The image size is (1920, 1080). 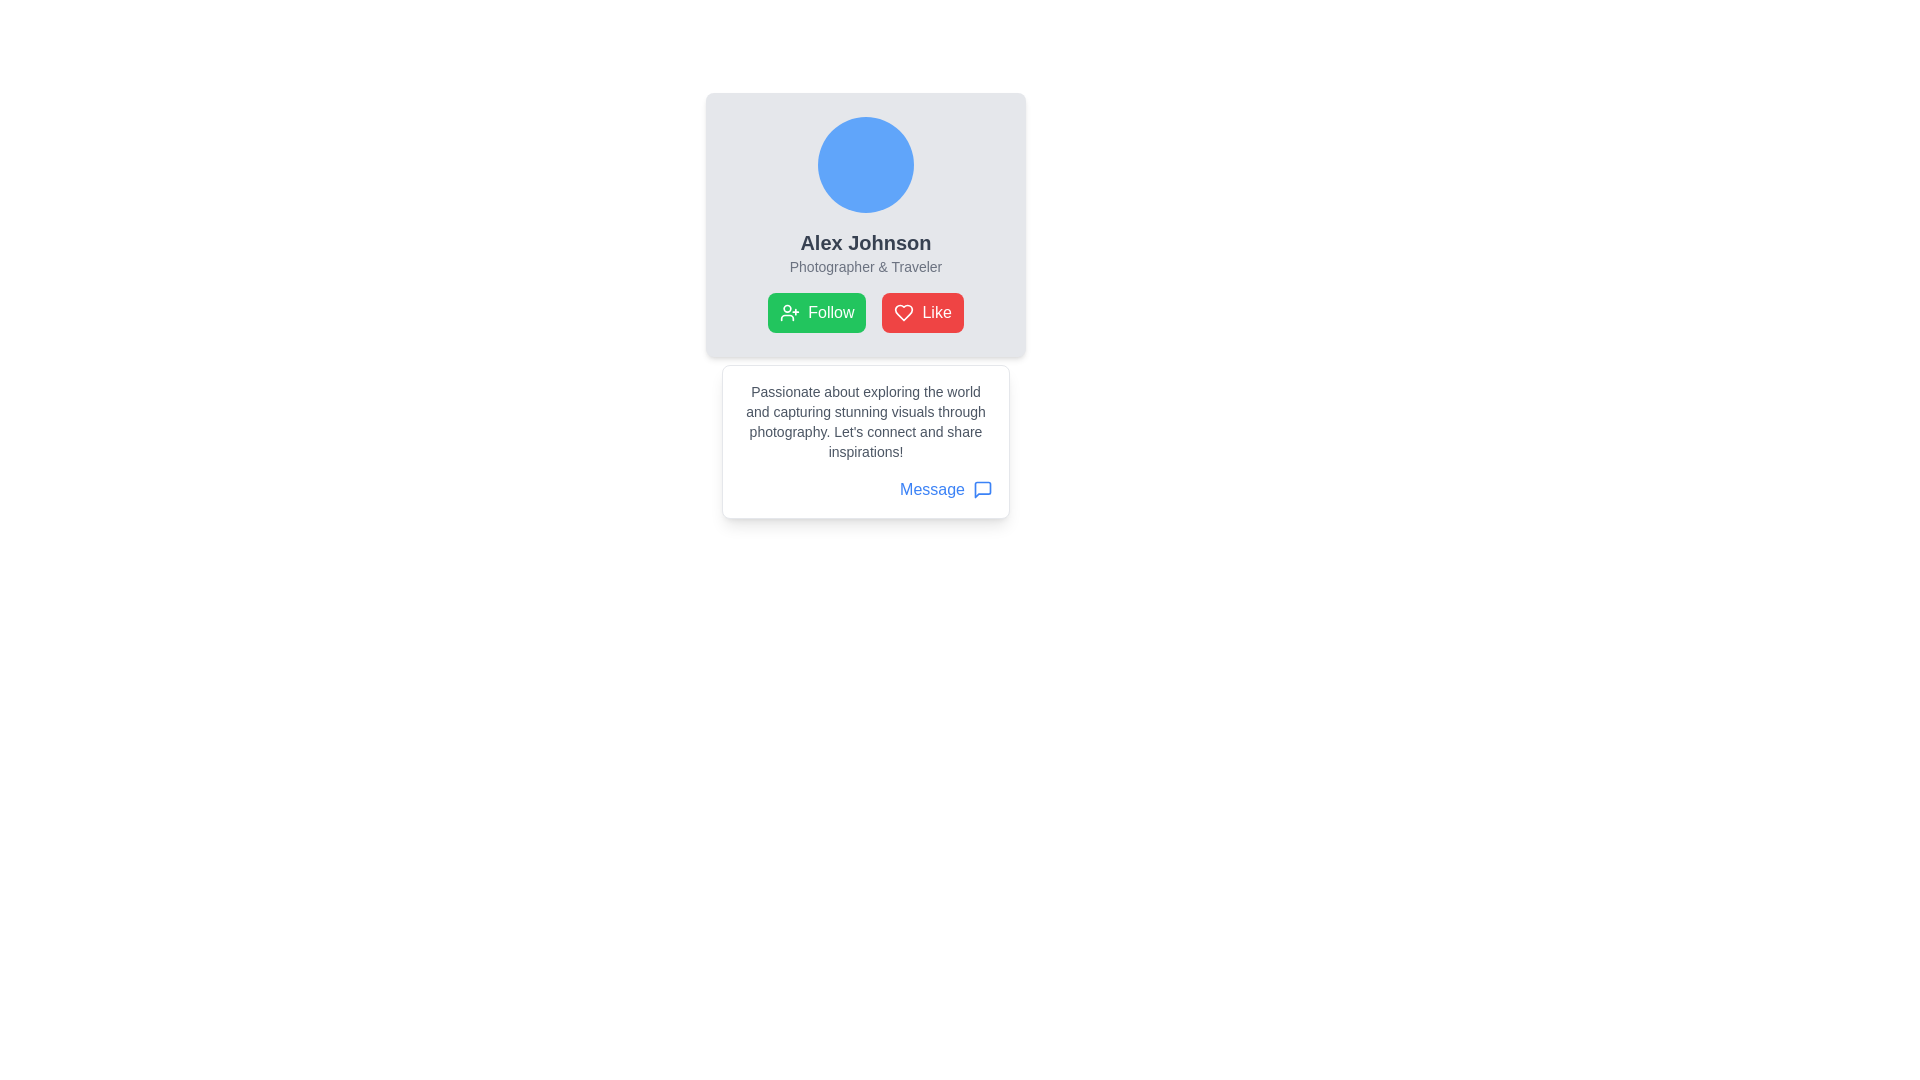 What do you see at coordinates (865, 312) in the screenshot?
I see `the green 'Follow' button in the group of interactive buttons located below the profile name and description` at bounding box center [865, 312].